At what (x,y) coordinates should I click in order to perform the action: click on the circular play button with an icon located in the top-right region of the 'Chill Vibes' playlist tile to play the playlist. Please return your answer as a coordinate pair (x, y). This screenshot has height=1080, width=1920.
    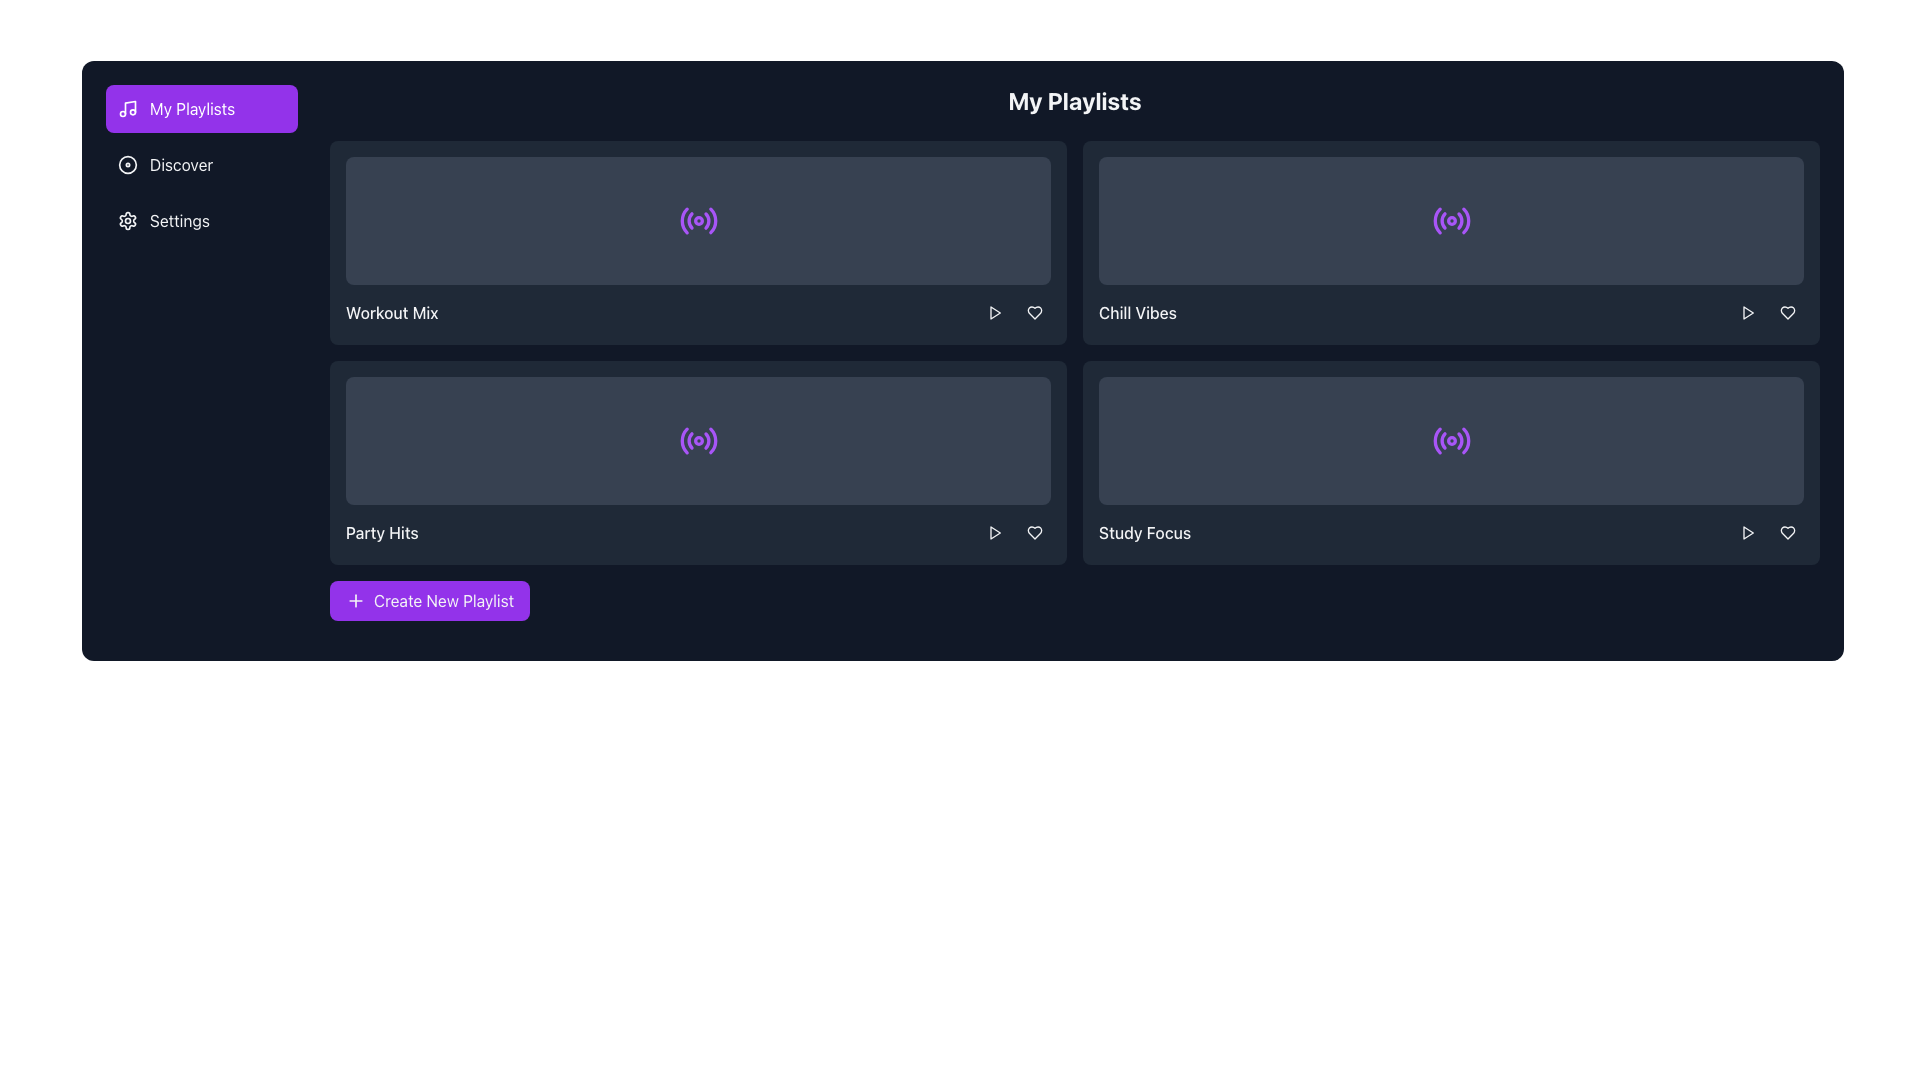
    Looking at the image, I should click on (1746, 312).